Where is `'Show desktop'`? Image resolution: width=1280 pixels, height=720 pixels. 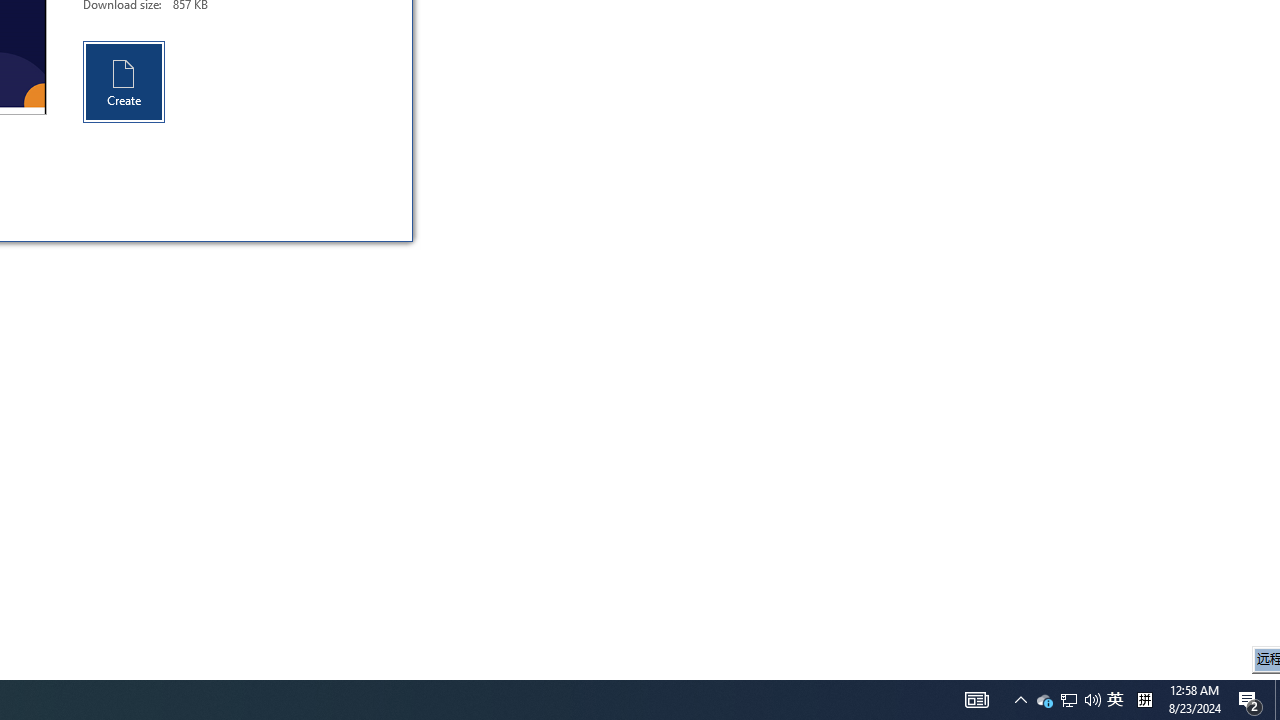
'Show desktop' is located at coordinates (1250, 698).